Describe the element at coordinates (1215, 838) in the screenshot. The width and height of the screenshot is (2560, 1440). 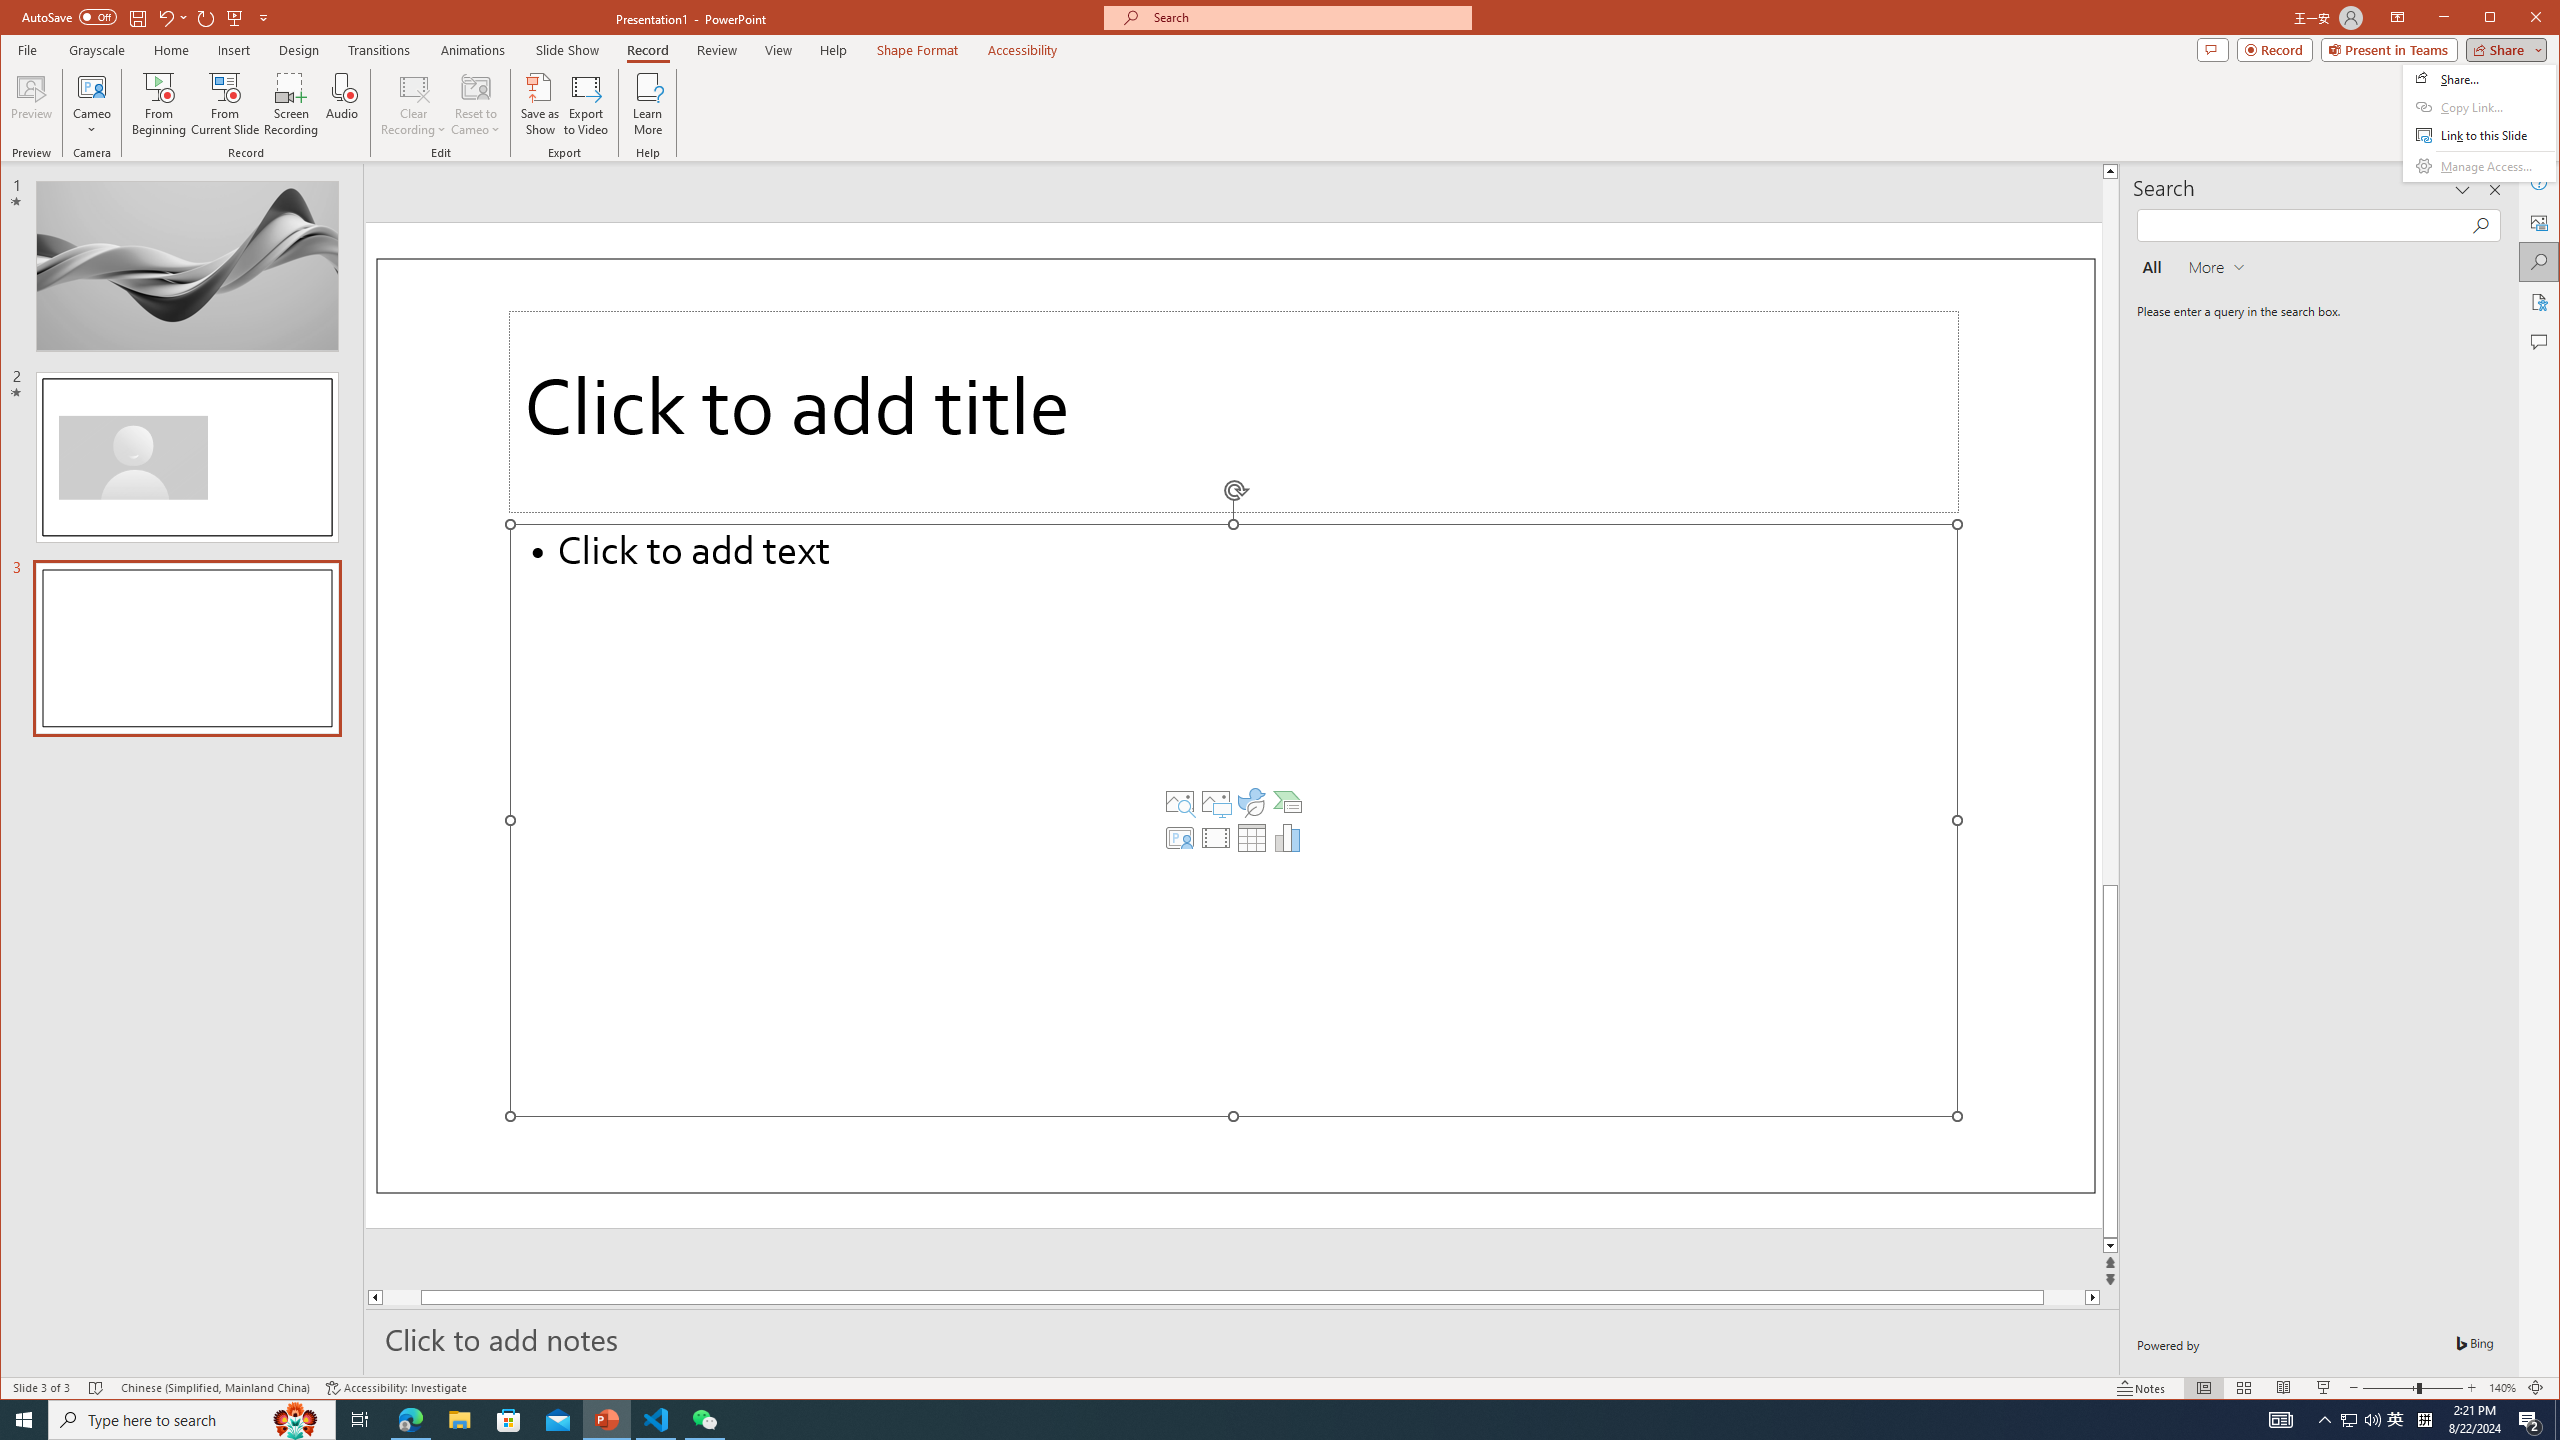
I see `'Insert Video'` at that location.